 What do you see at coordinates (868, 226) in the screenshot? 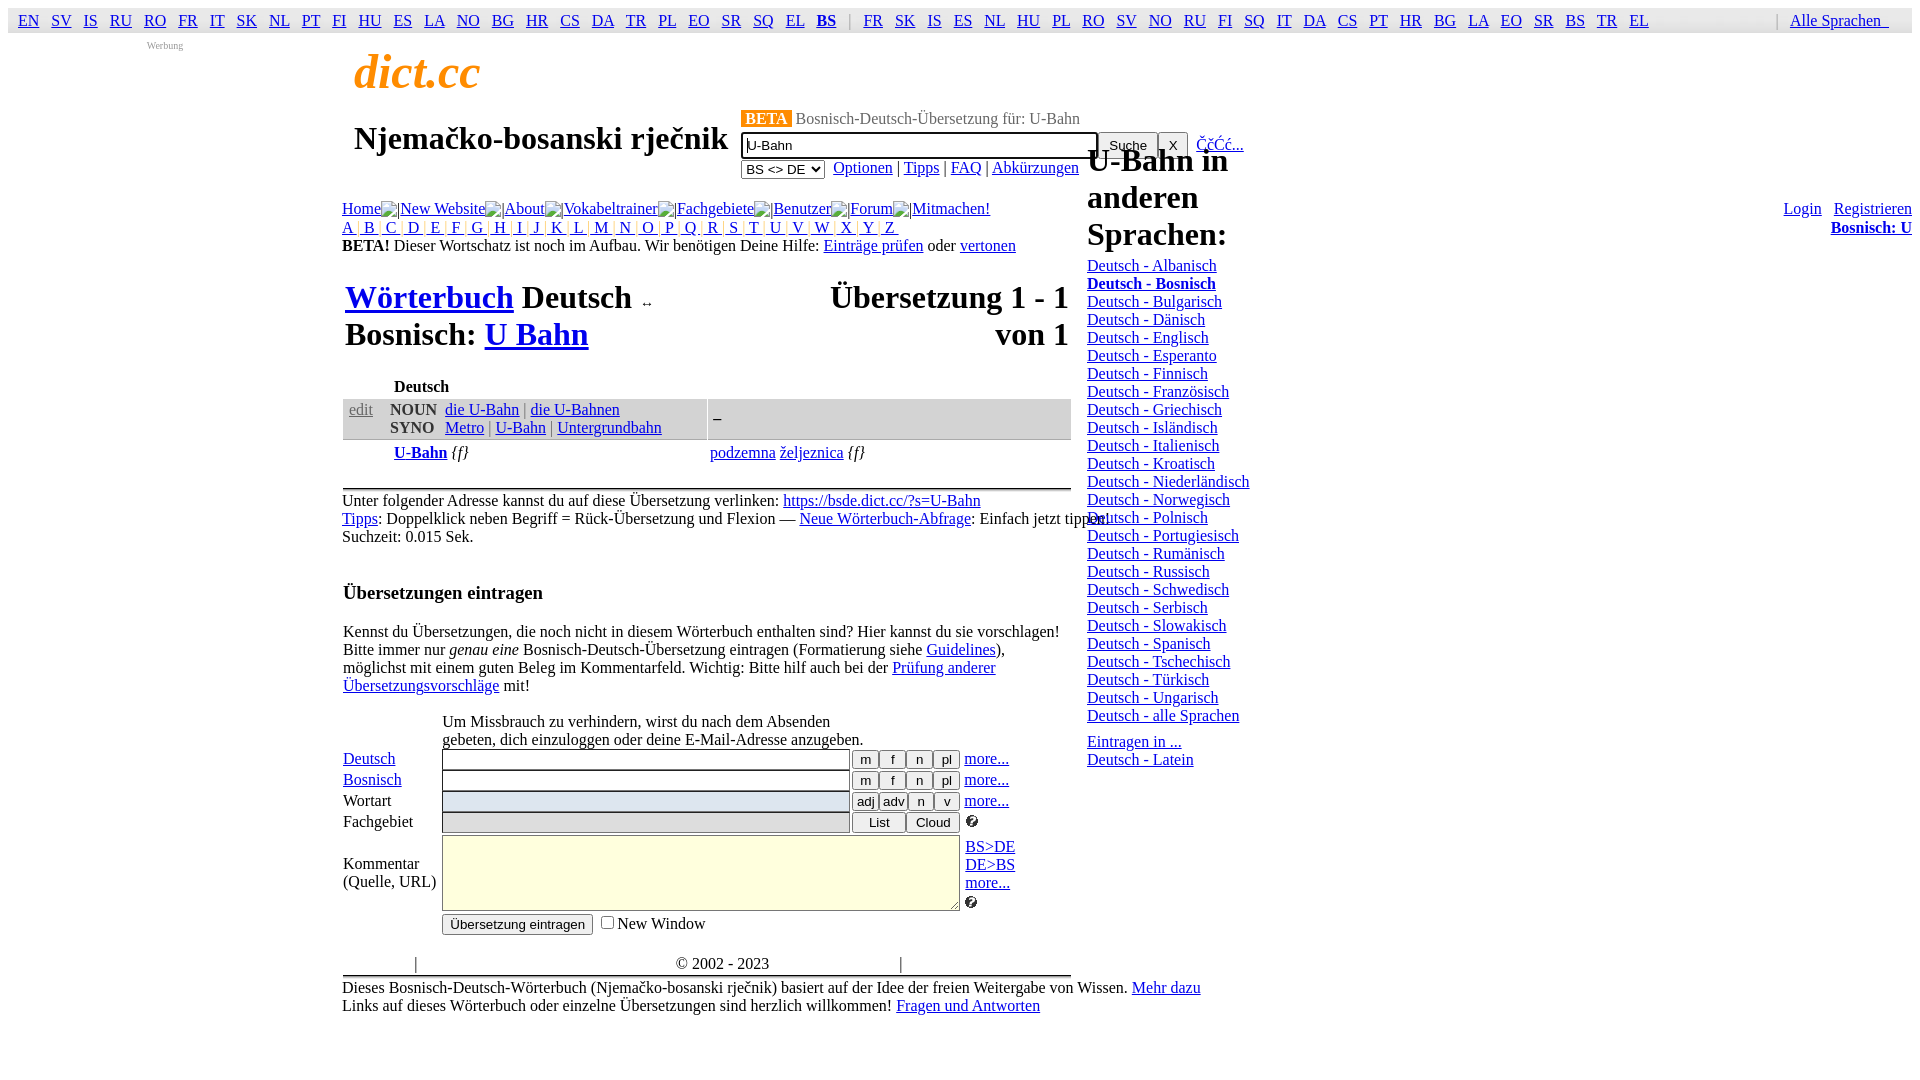
I see `'Y'` at bounding box center [868, 226].